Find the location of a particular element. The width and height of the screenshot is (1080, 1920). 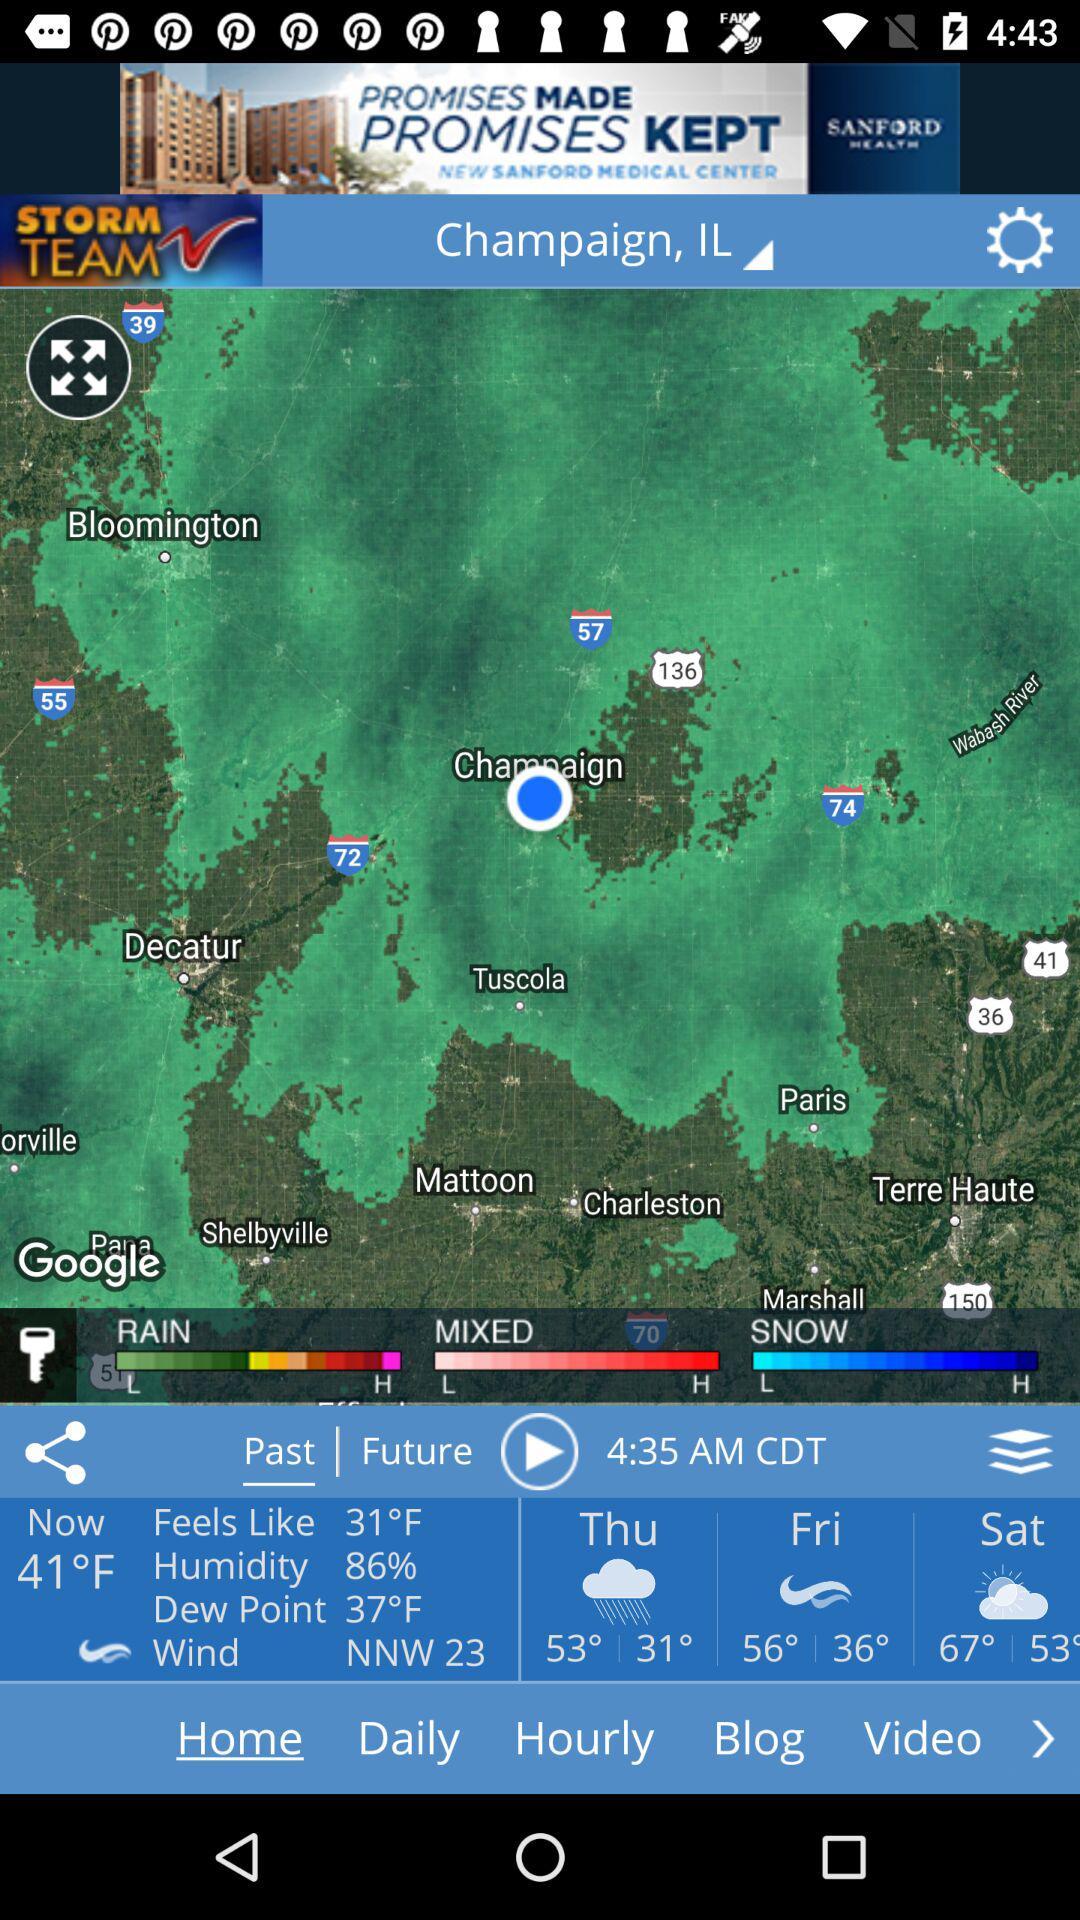

the share icon is located at coordinates (58, 1451).